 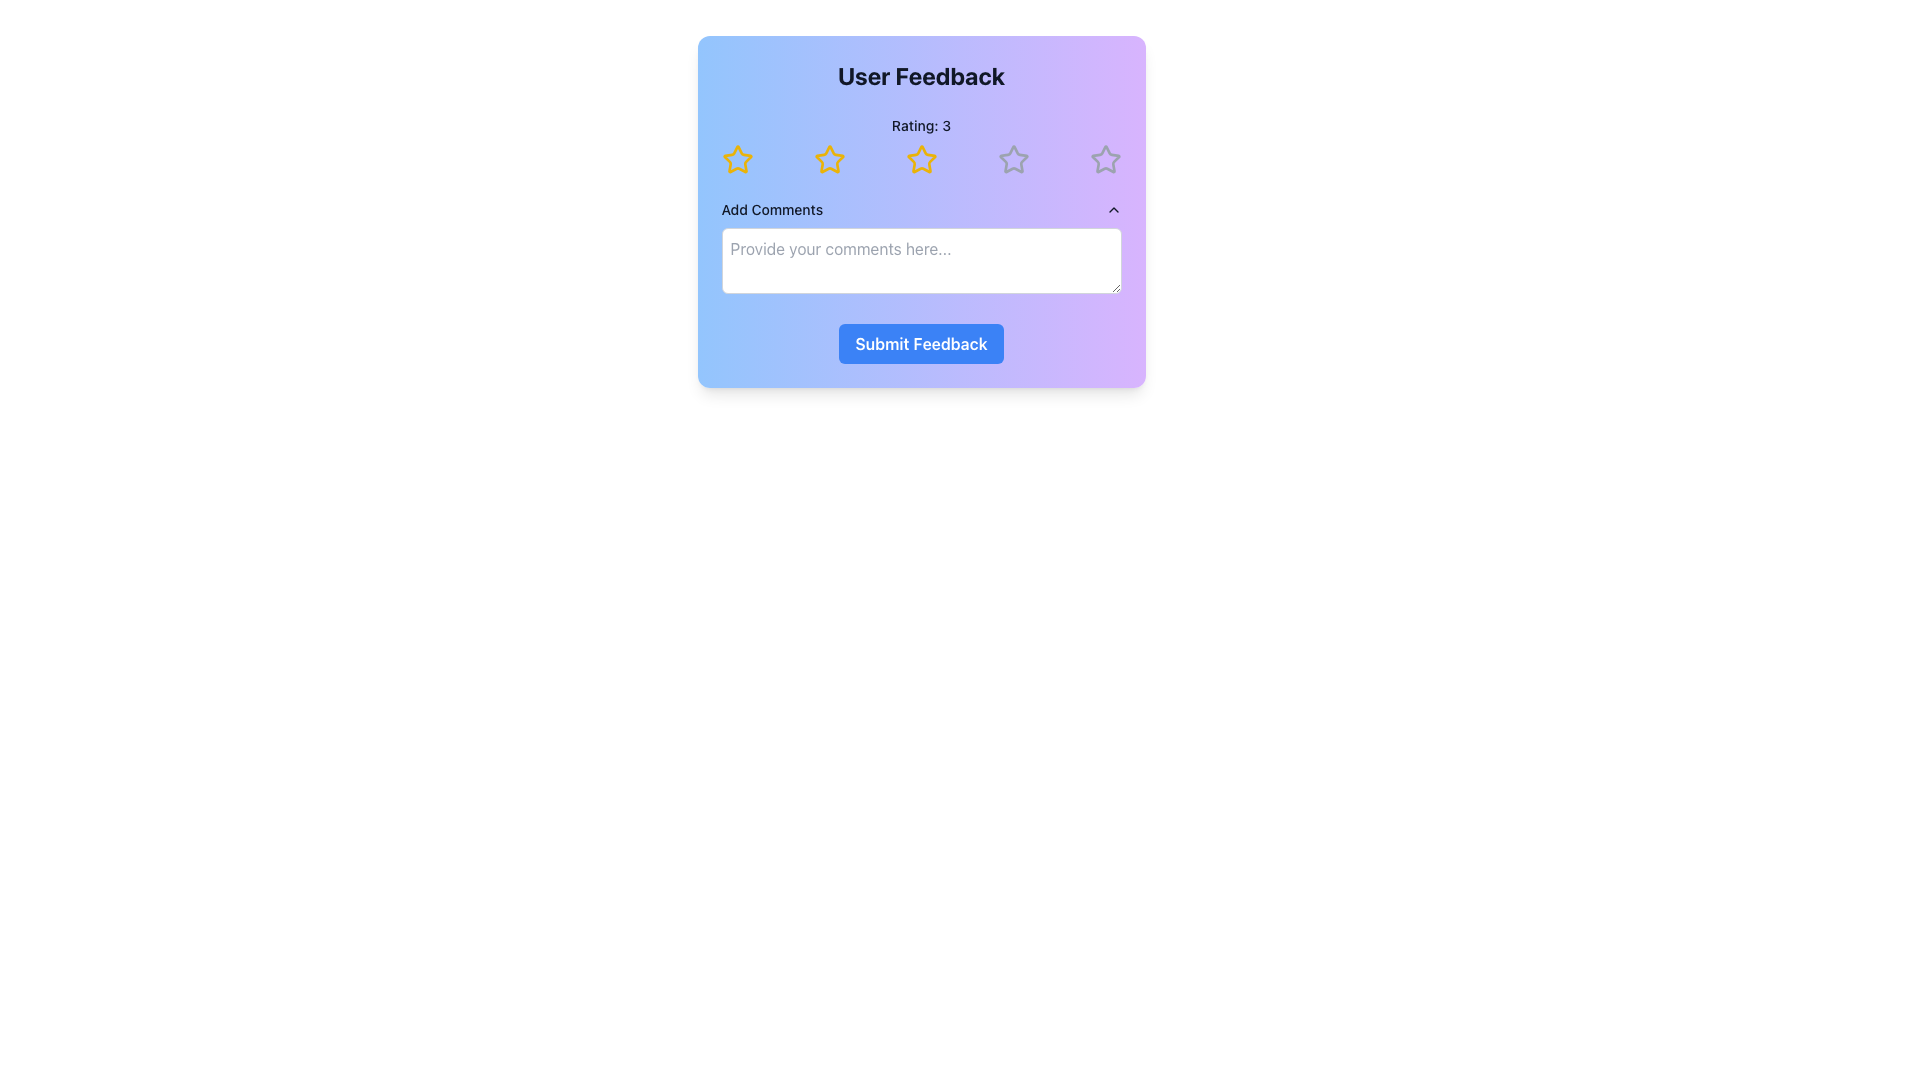 I want to click on the icon located on the far right side of the 'Add Comments' section, so click(x=1112, y=209).